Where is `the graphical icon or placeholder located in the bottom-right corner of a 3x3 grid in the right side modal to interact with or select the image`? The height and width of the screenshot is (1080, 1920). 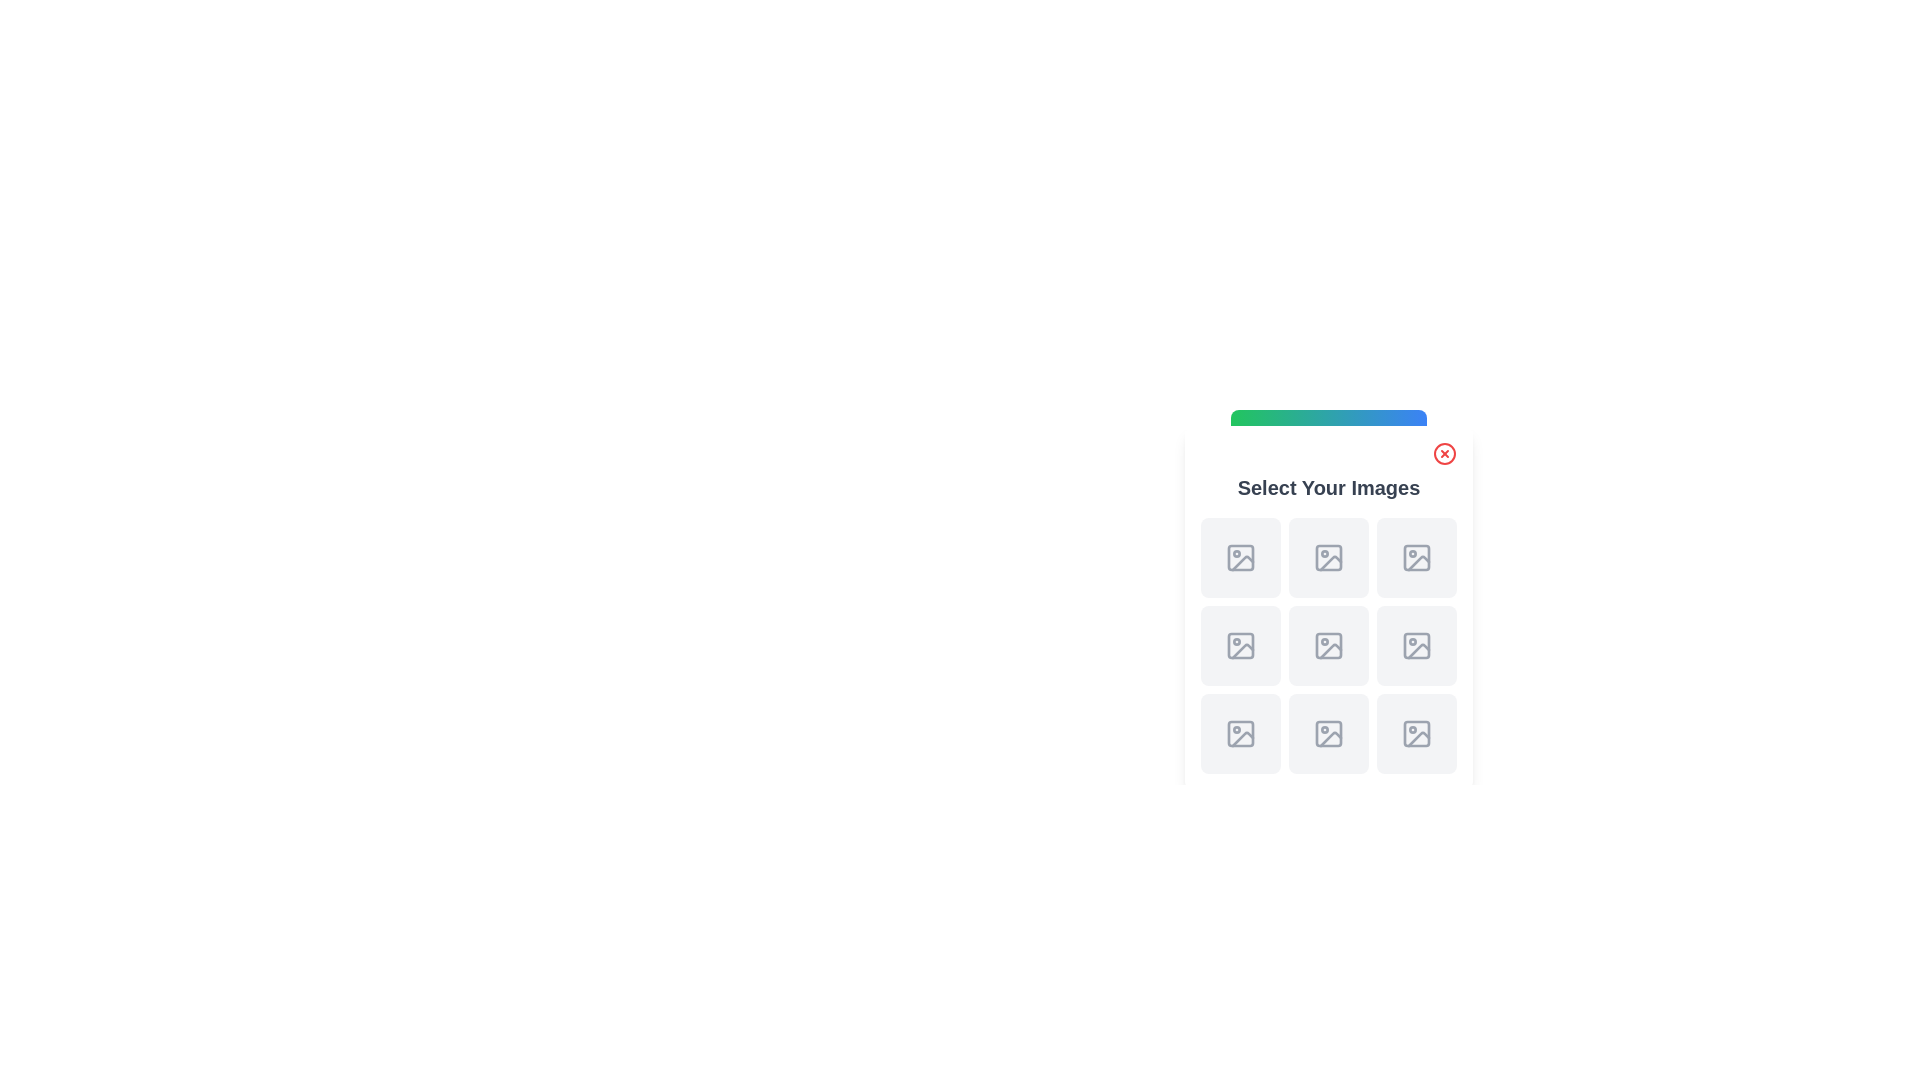
the graphical icon or placeholder located in the bottom-right corner of a 3x3 grid in the right side modal to interact with or select the image is located at coordinates (1415, 733).